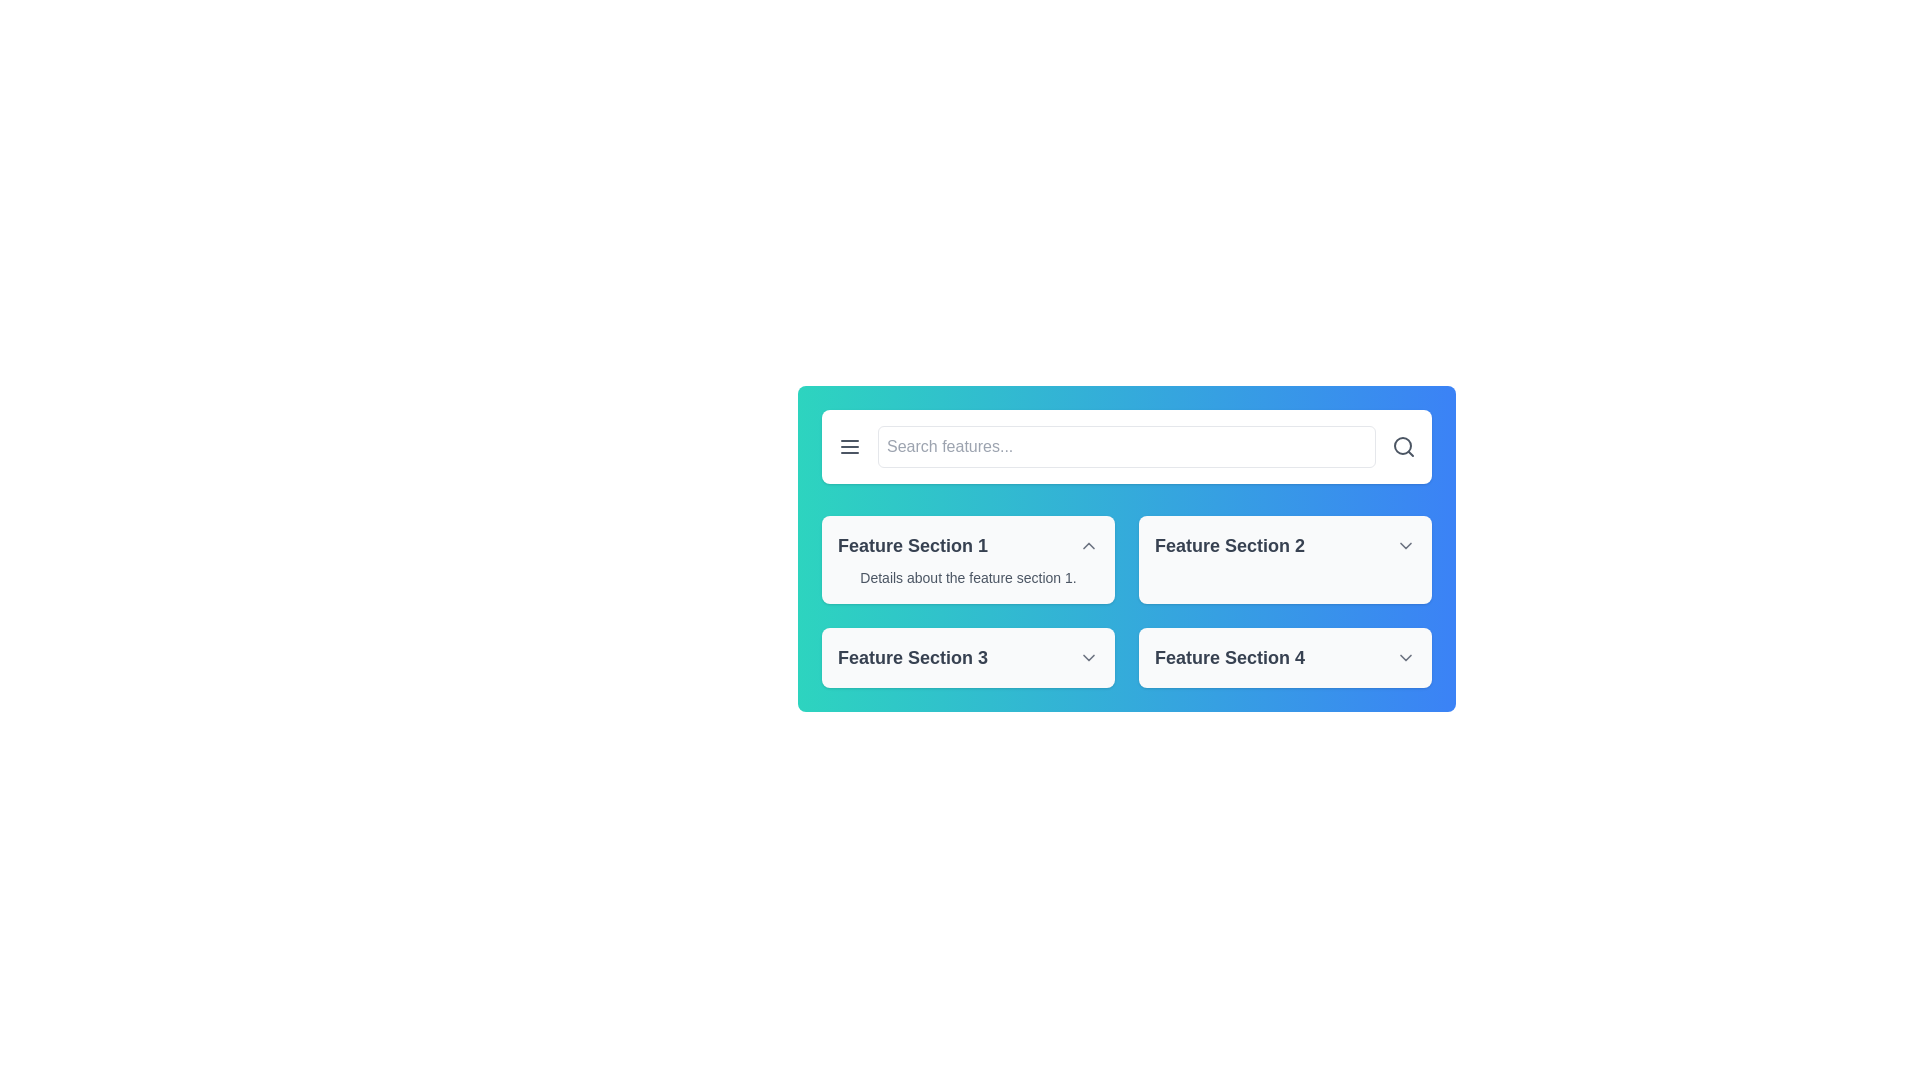  Describe the element at coordinates (968, 559) in the screenshot. I see `the feature description card located in the top-left corner of the grid layout` at that location.